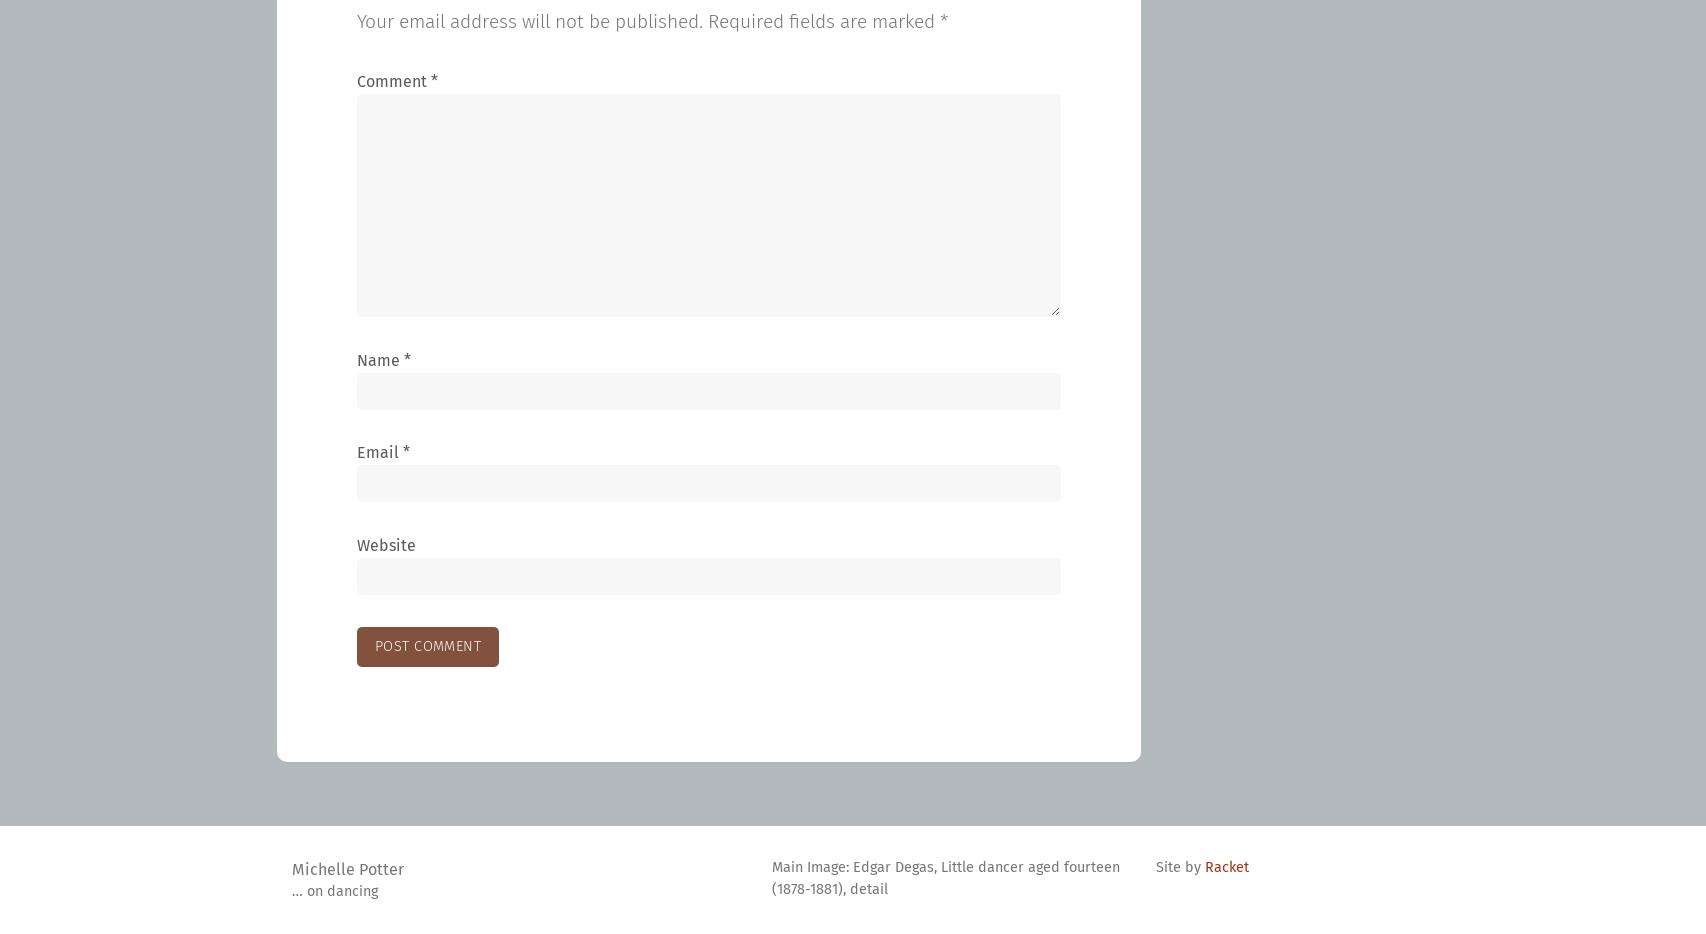 The image size is (1706, 934). What do you see at coordinates (348, 869) in the screenshot?
I see `'Michelle Potter'` at bounding box center [348, 869].